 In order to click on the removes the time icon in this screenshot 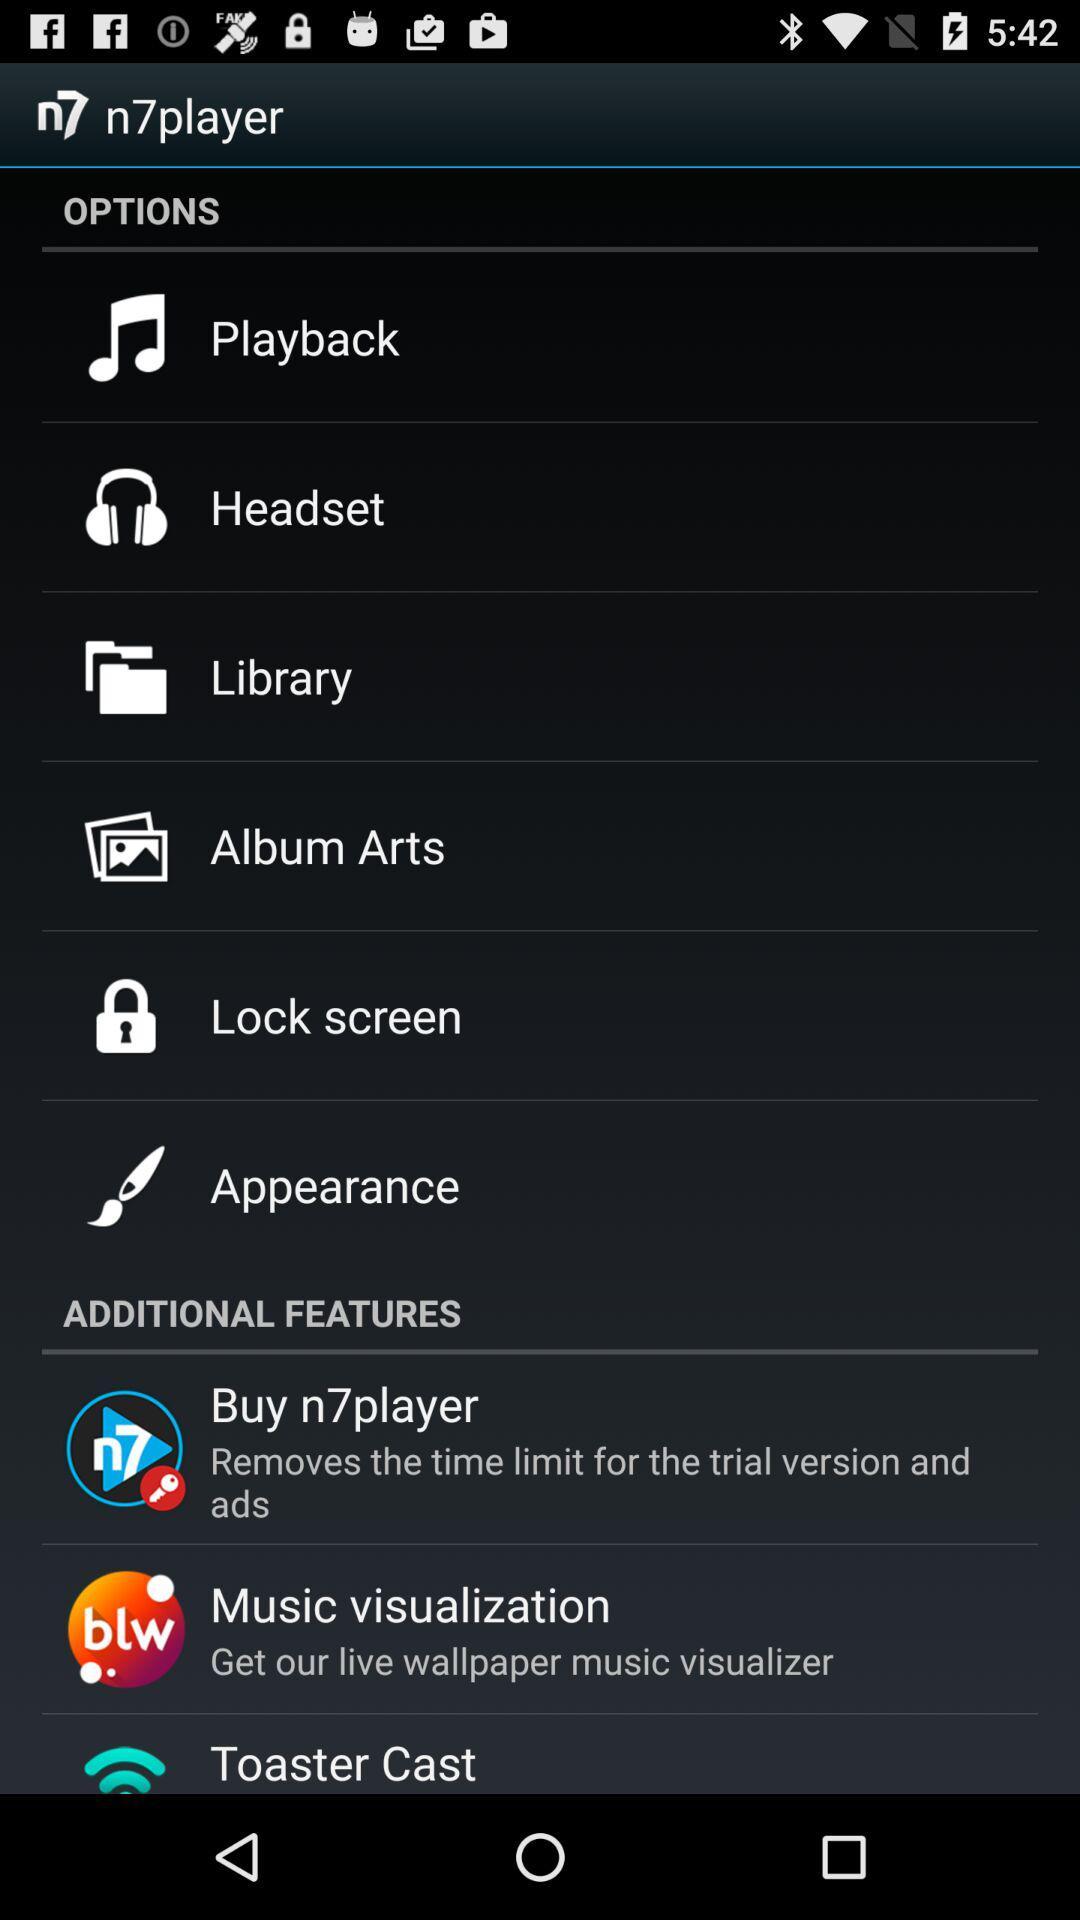, I will do `click(599, 1481)`.